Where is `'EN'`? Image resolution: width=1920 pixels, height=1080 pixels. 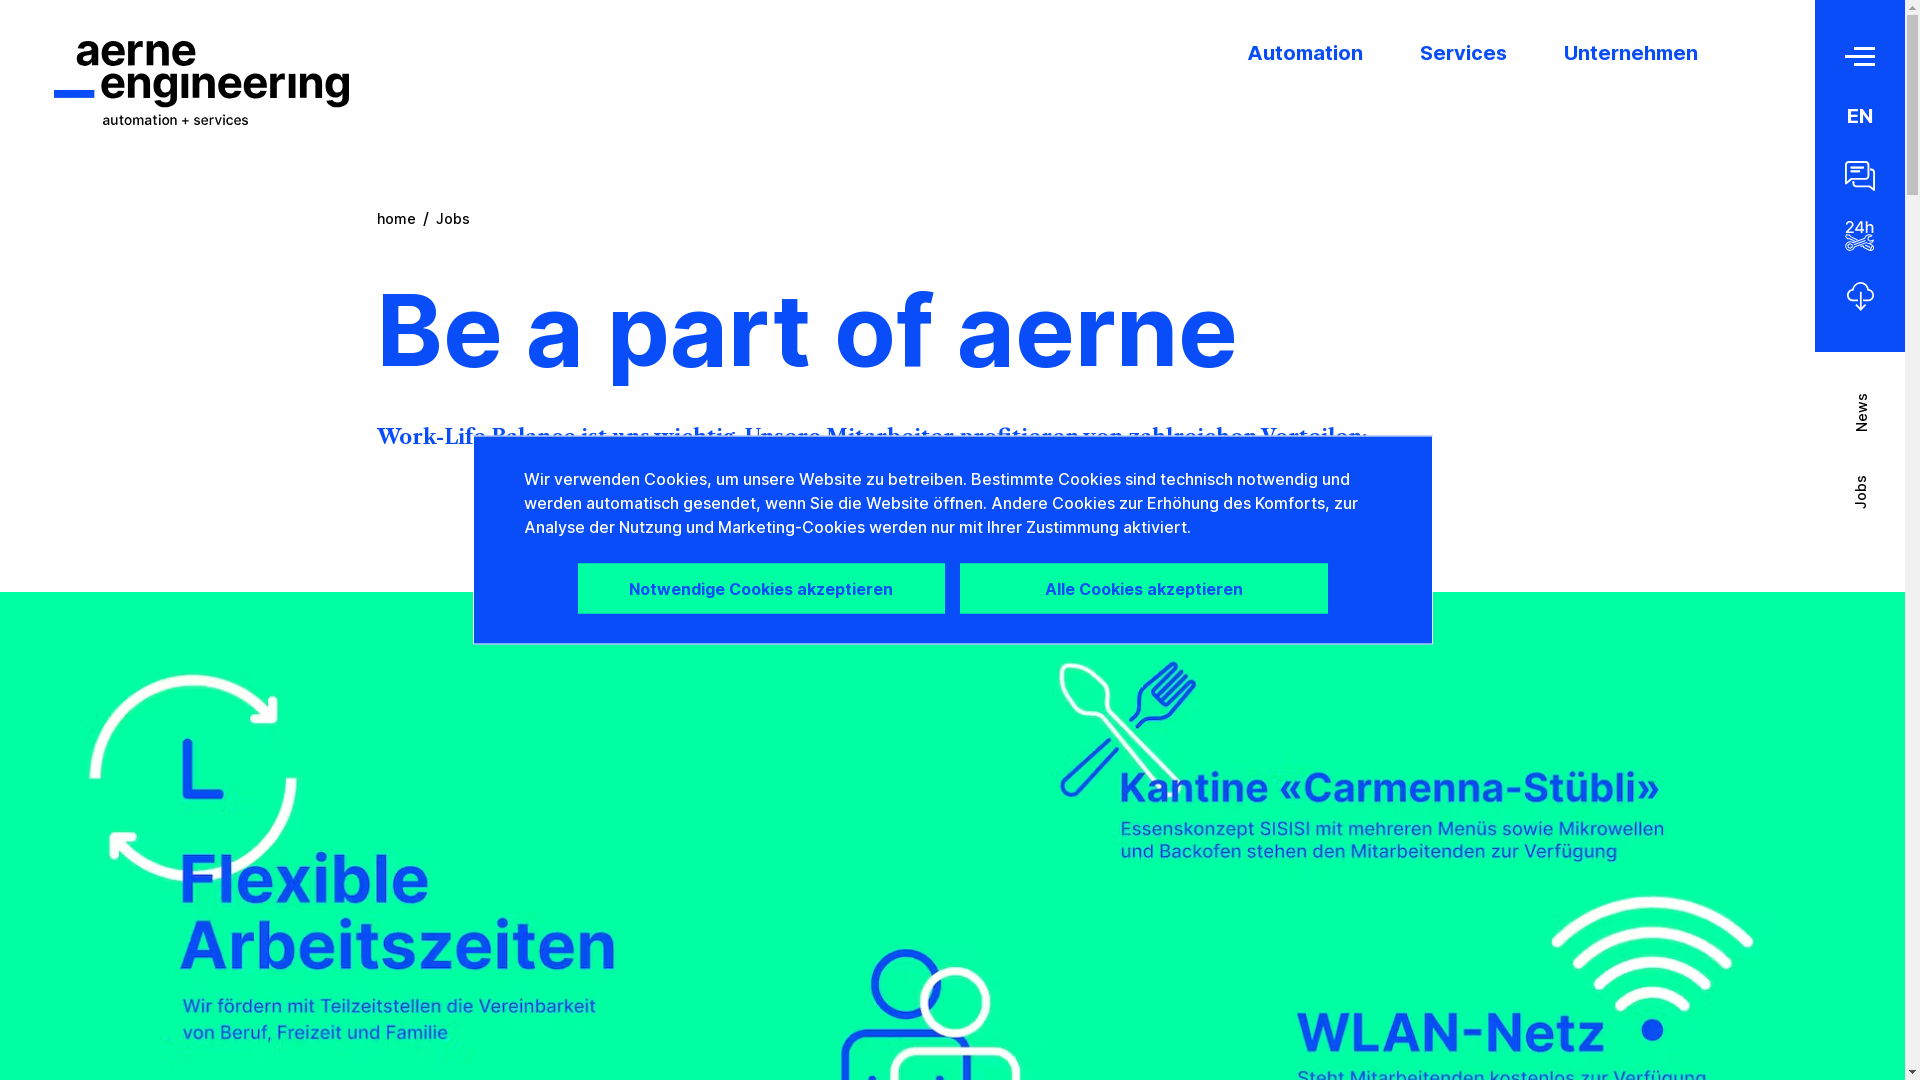
'EN' is located at coordinates (1846, 115).